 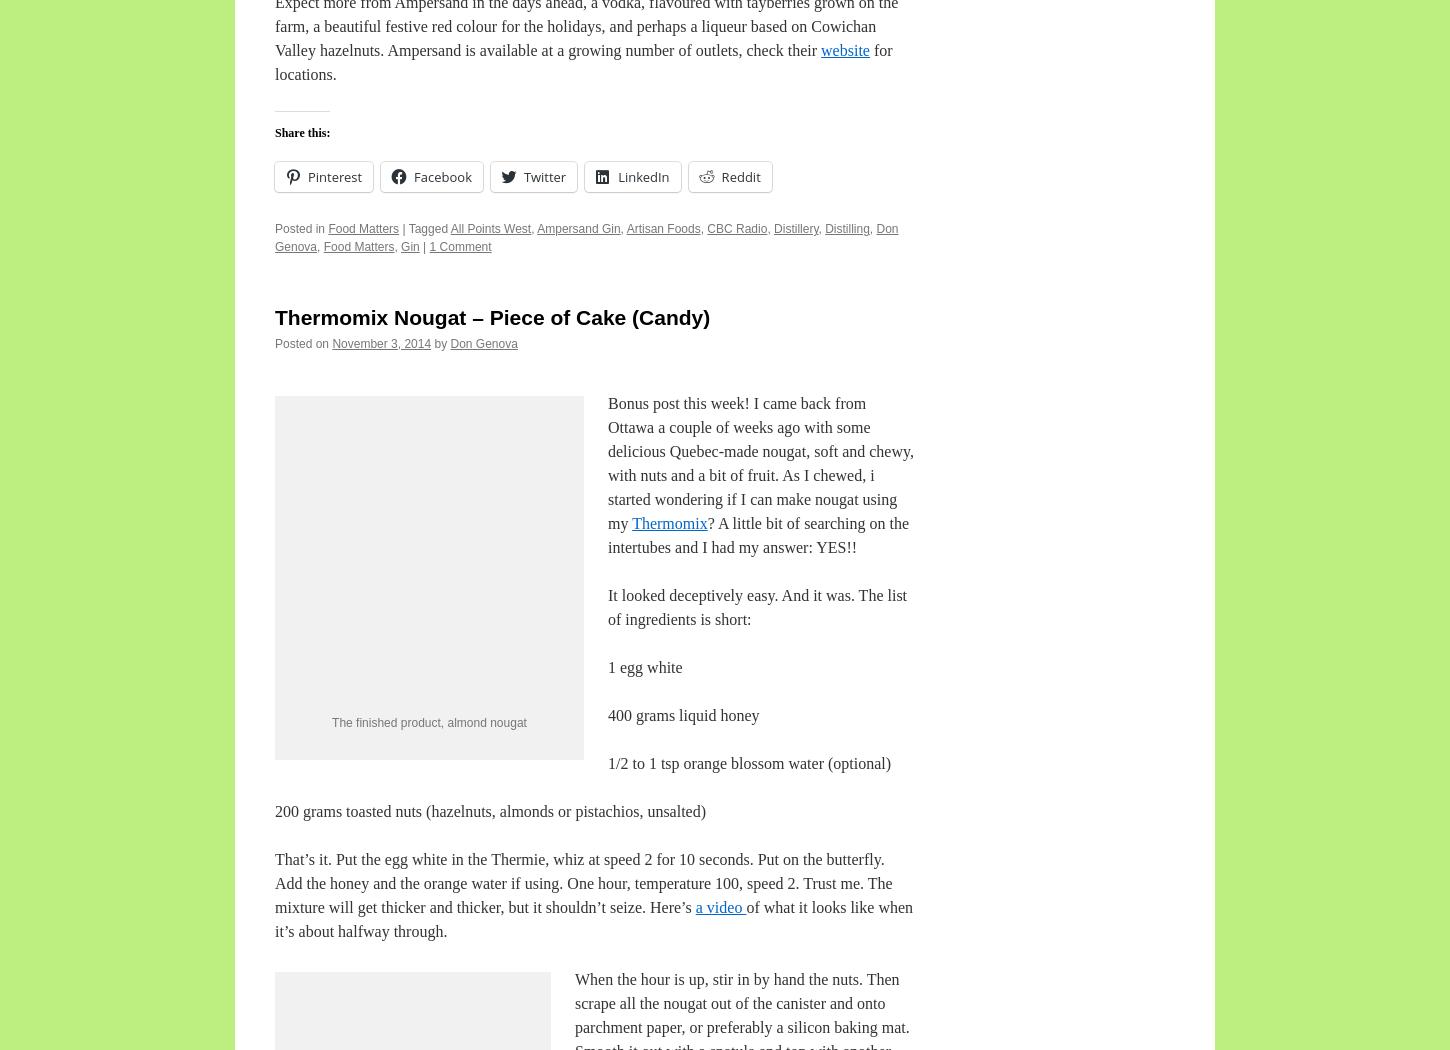 I want to click on '200 grams toasted nuts (hazelnuts, almonds or pistachios, unsalted)', so click(x=490, y=809).